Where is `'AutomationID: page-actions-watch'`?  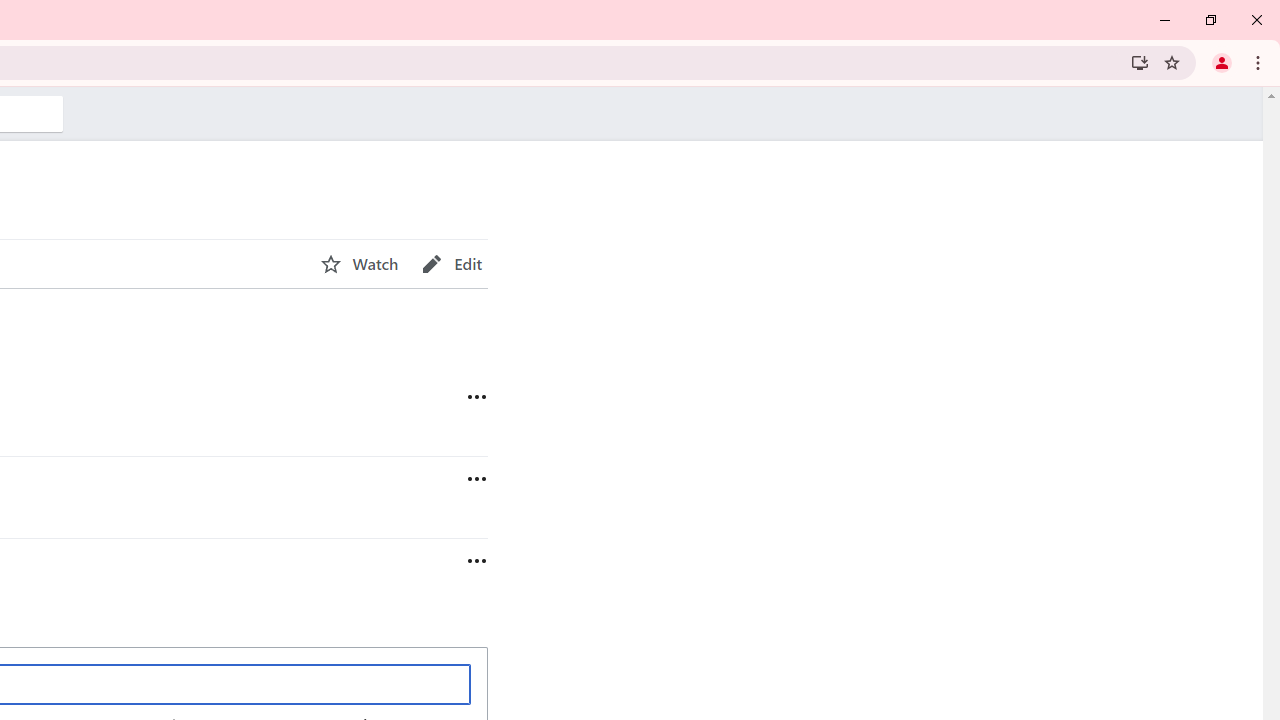 'AutomationID: page-actions-watch' is located at coordinates (359, 263).